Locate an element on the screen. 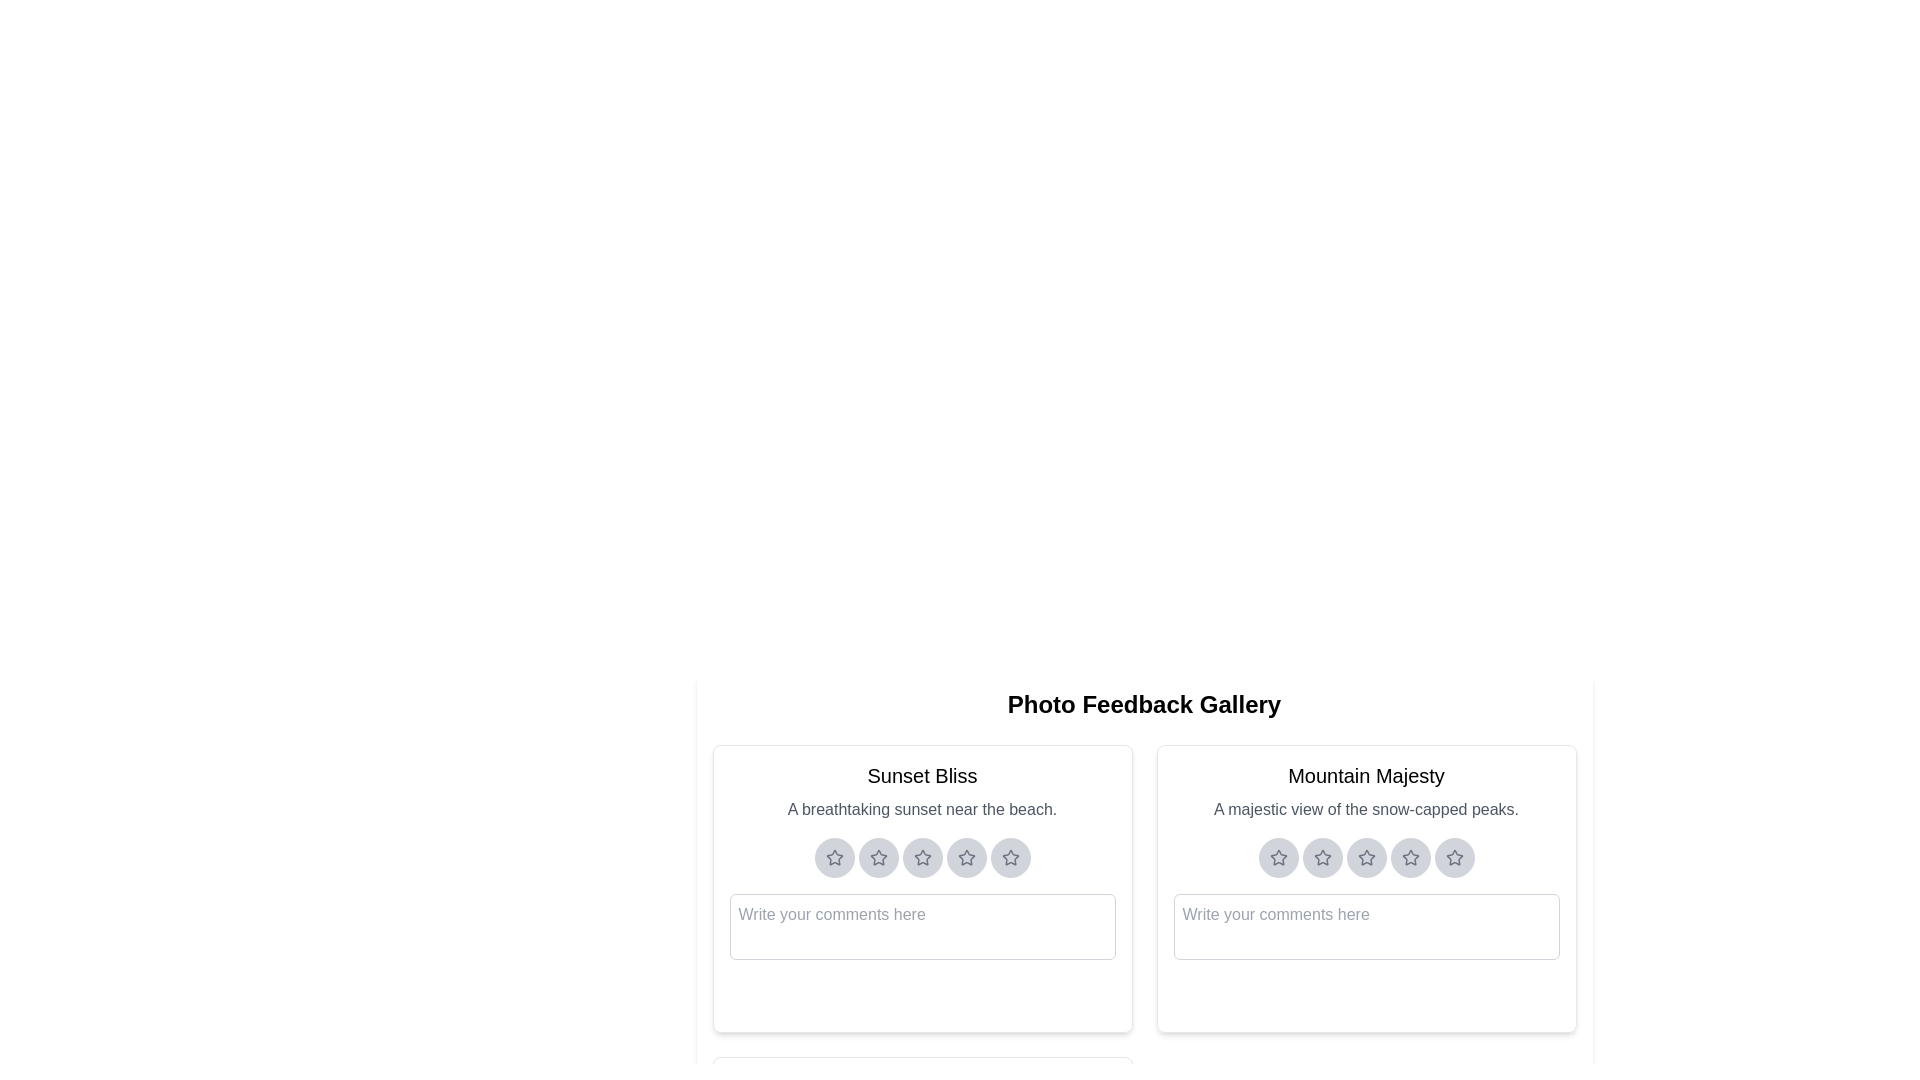 The width and height of the screenshot is (1920, 1080). the text header that reads 'Photo Feedback Gallery' to potentially see tooltips or effects is located at coordinates (1144, 704).